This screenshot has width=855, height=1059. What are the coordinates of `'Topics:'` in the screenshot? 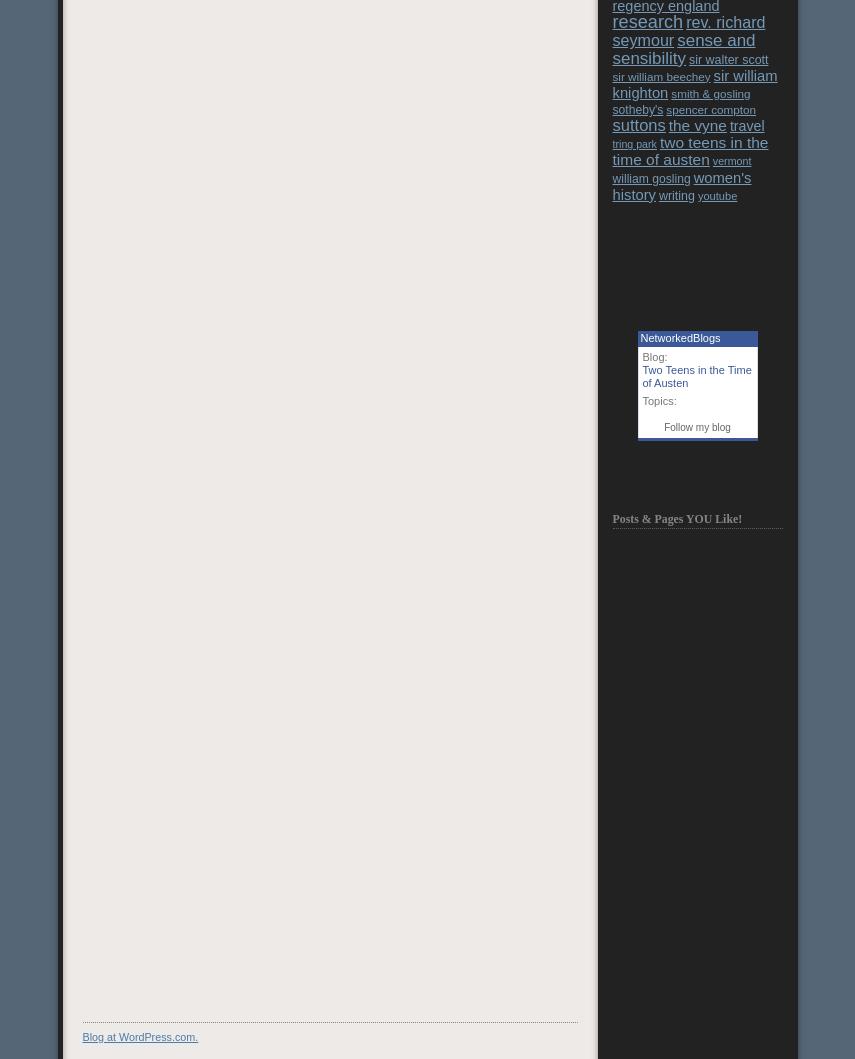 It's located at (659, 400).